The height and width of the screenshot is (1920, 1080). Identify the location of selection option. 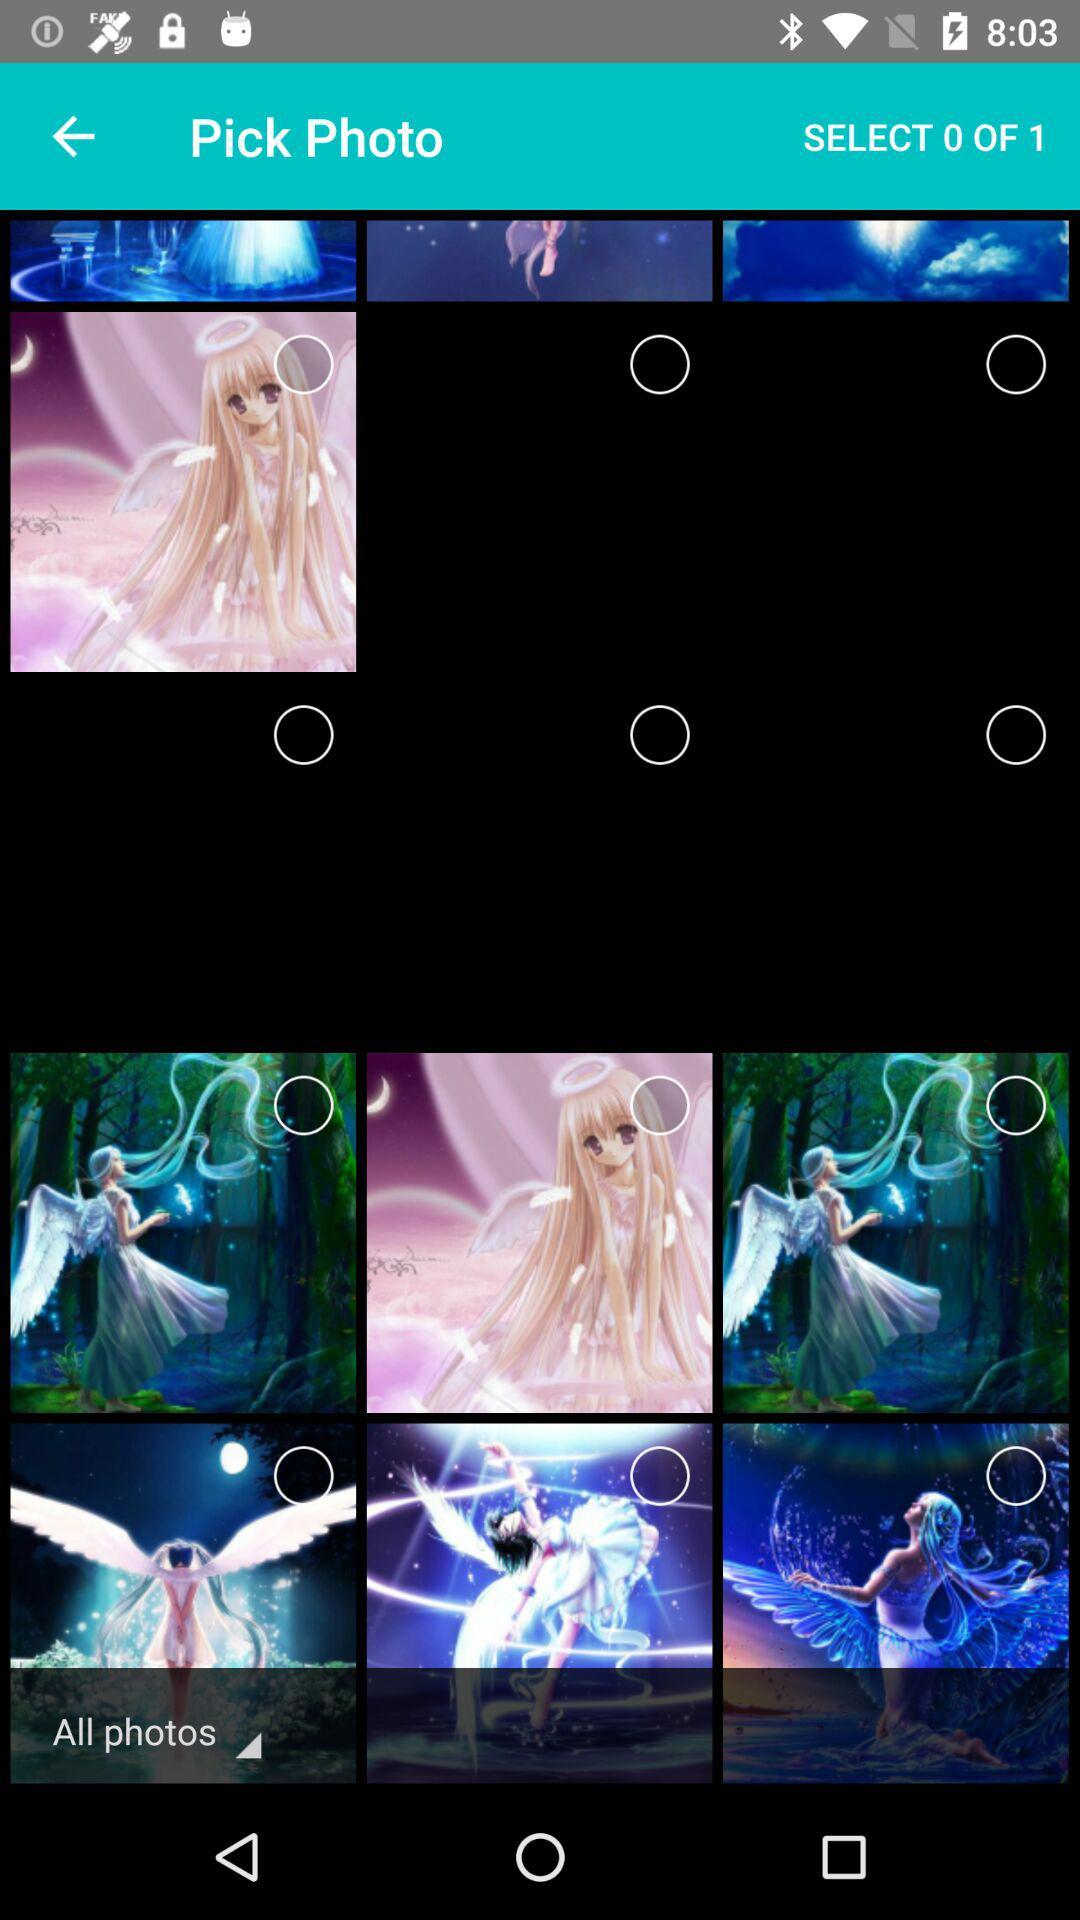
(303, 1104).